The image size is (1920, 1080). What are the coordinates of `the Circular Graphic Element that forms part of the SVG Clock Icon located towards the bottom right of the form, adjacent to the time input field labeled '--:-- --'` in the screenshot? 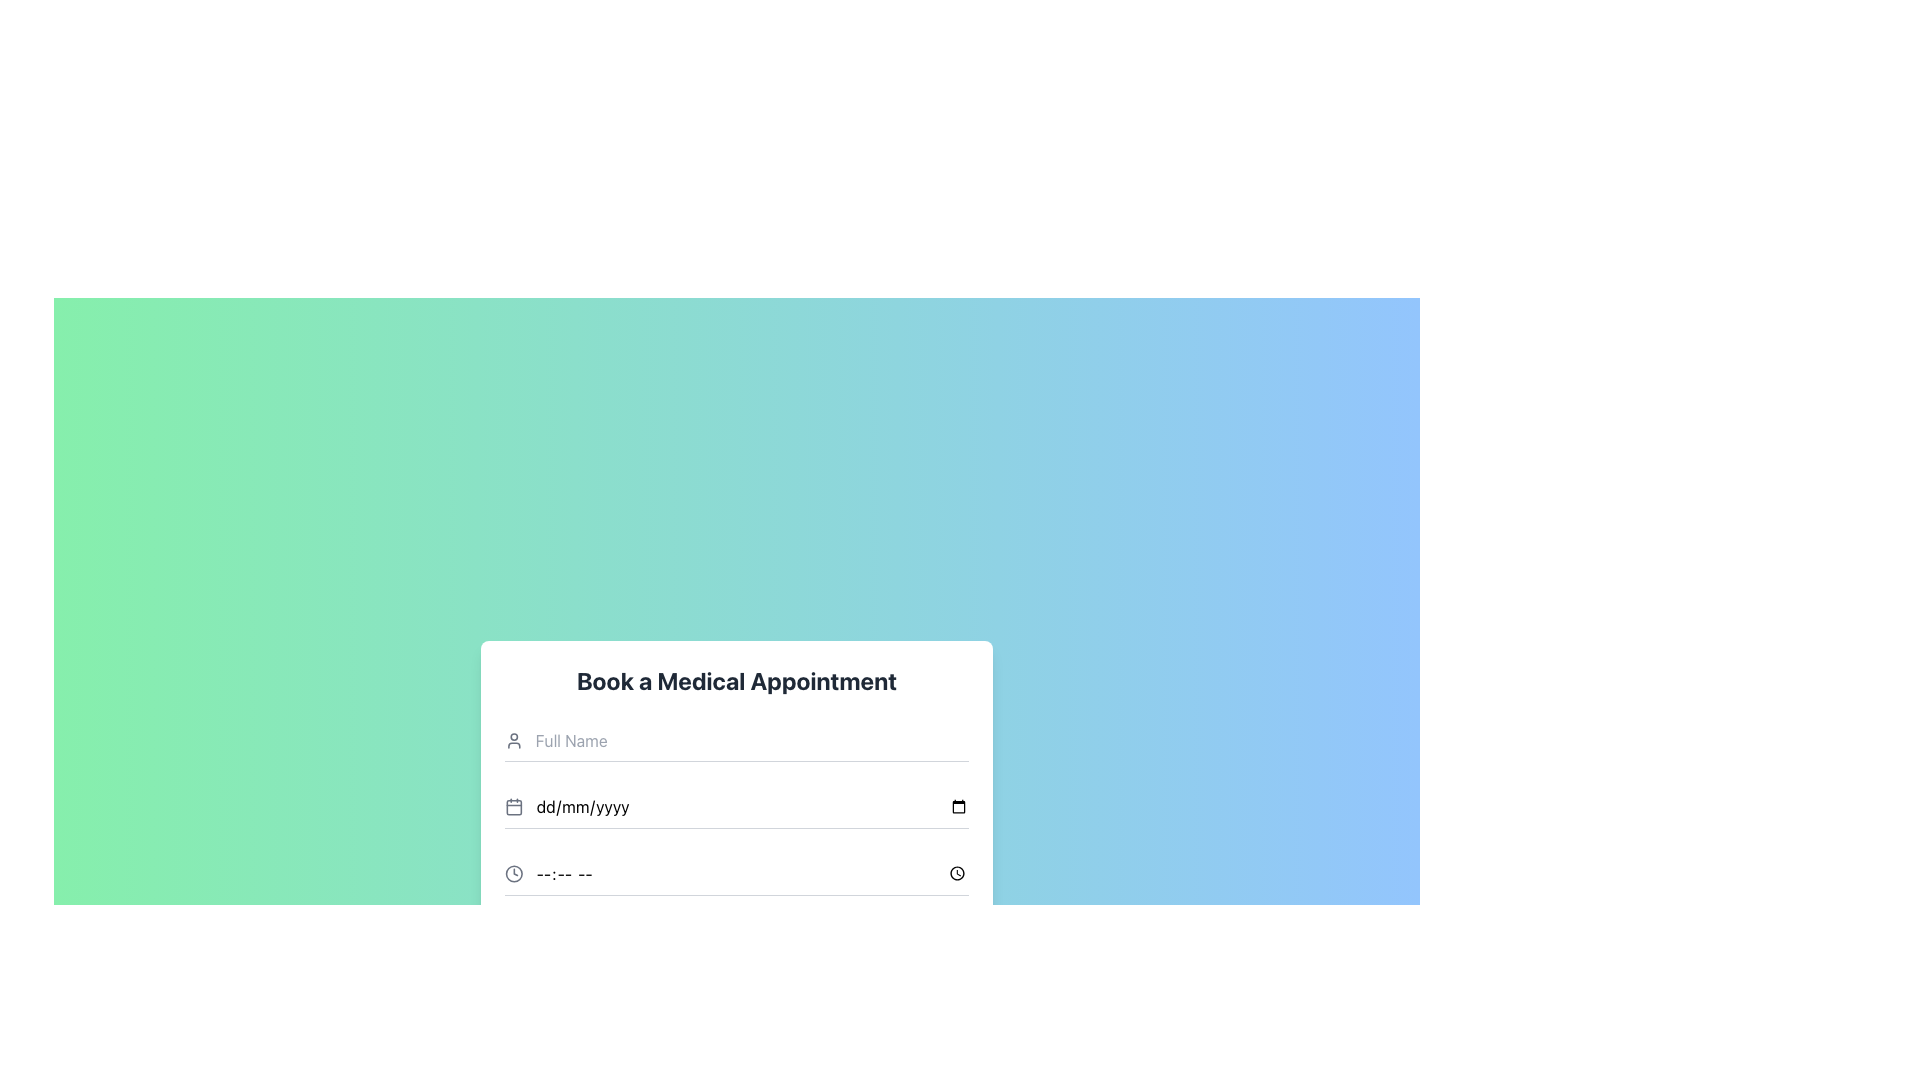 It's located at (514, 872).